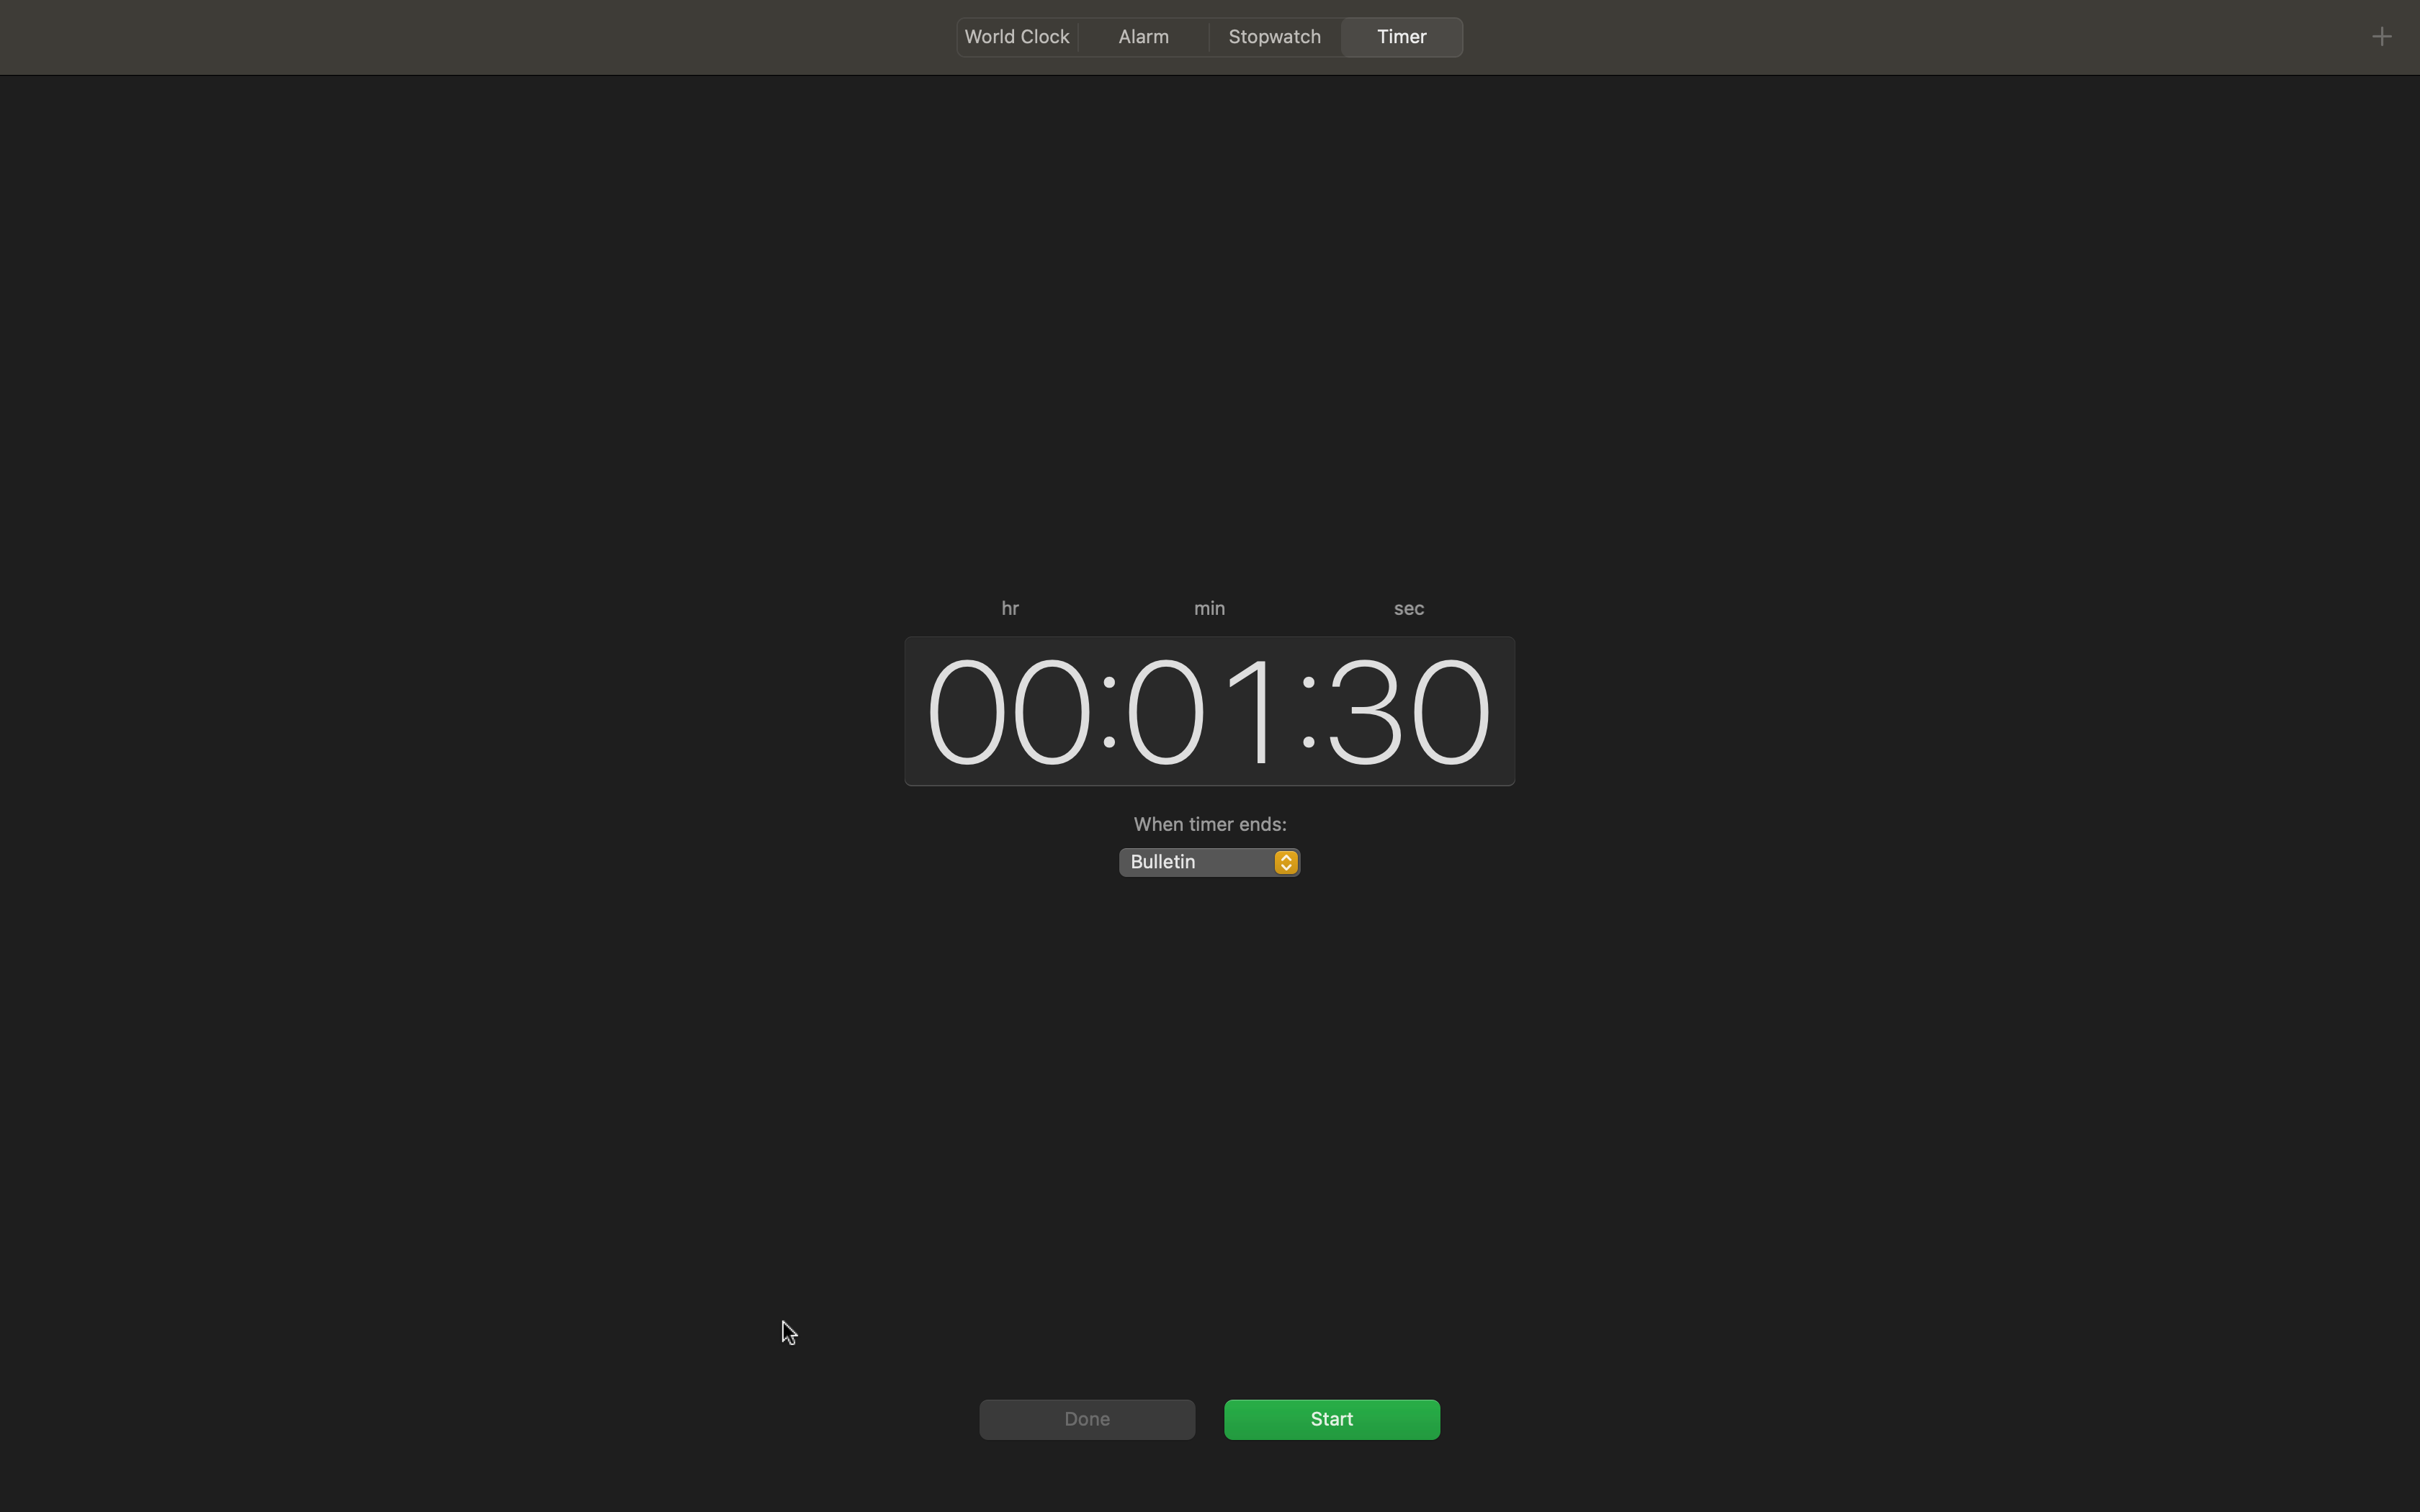  What do you see at coordinates (1000, 707) in the screenshot?
I see `the time by two hours` at bounding box center [1000, 707].